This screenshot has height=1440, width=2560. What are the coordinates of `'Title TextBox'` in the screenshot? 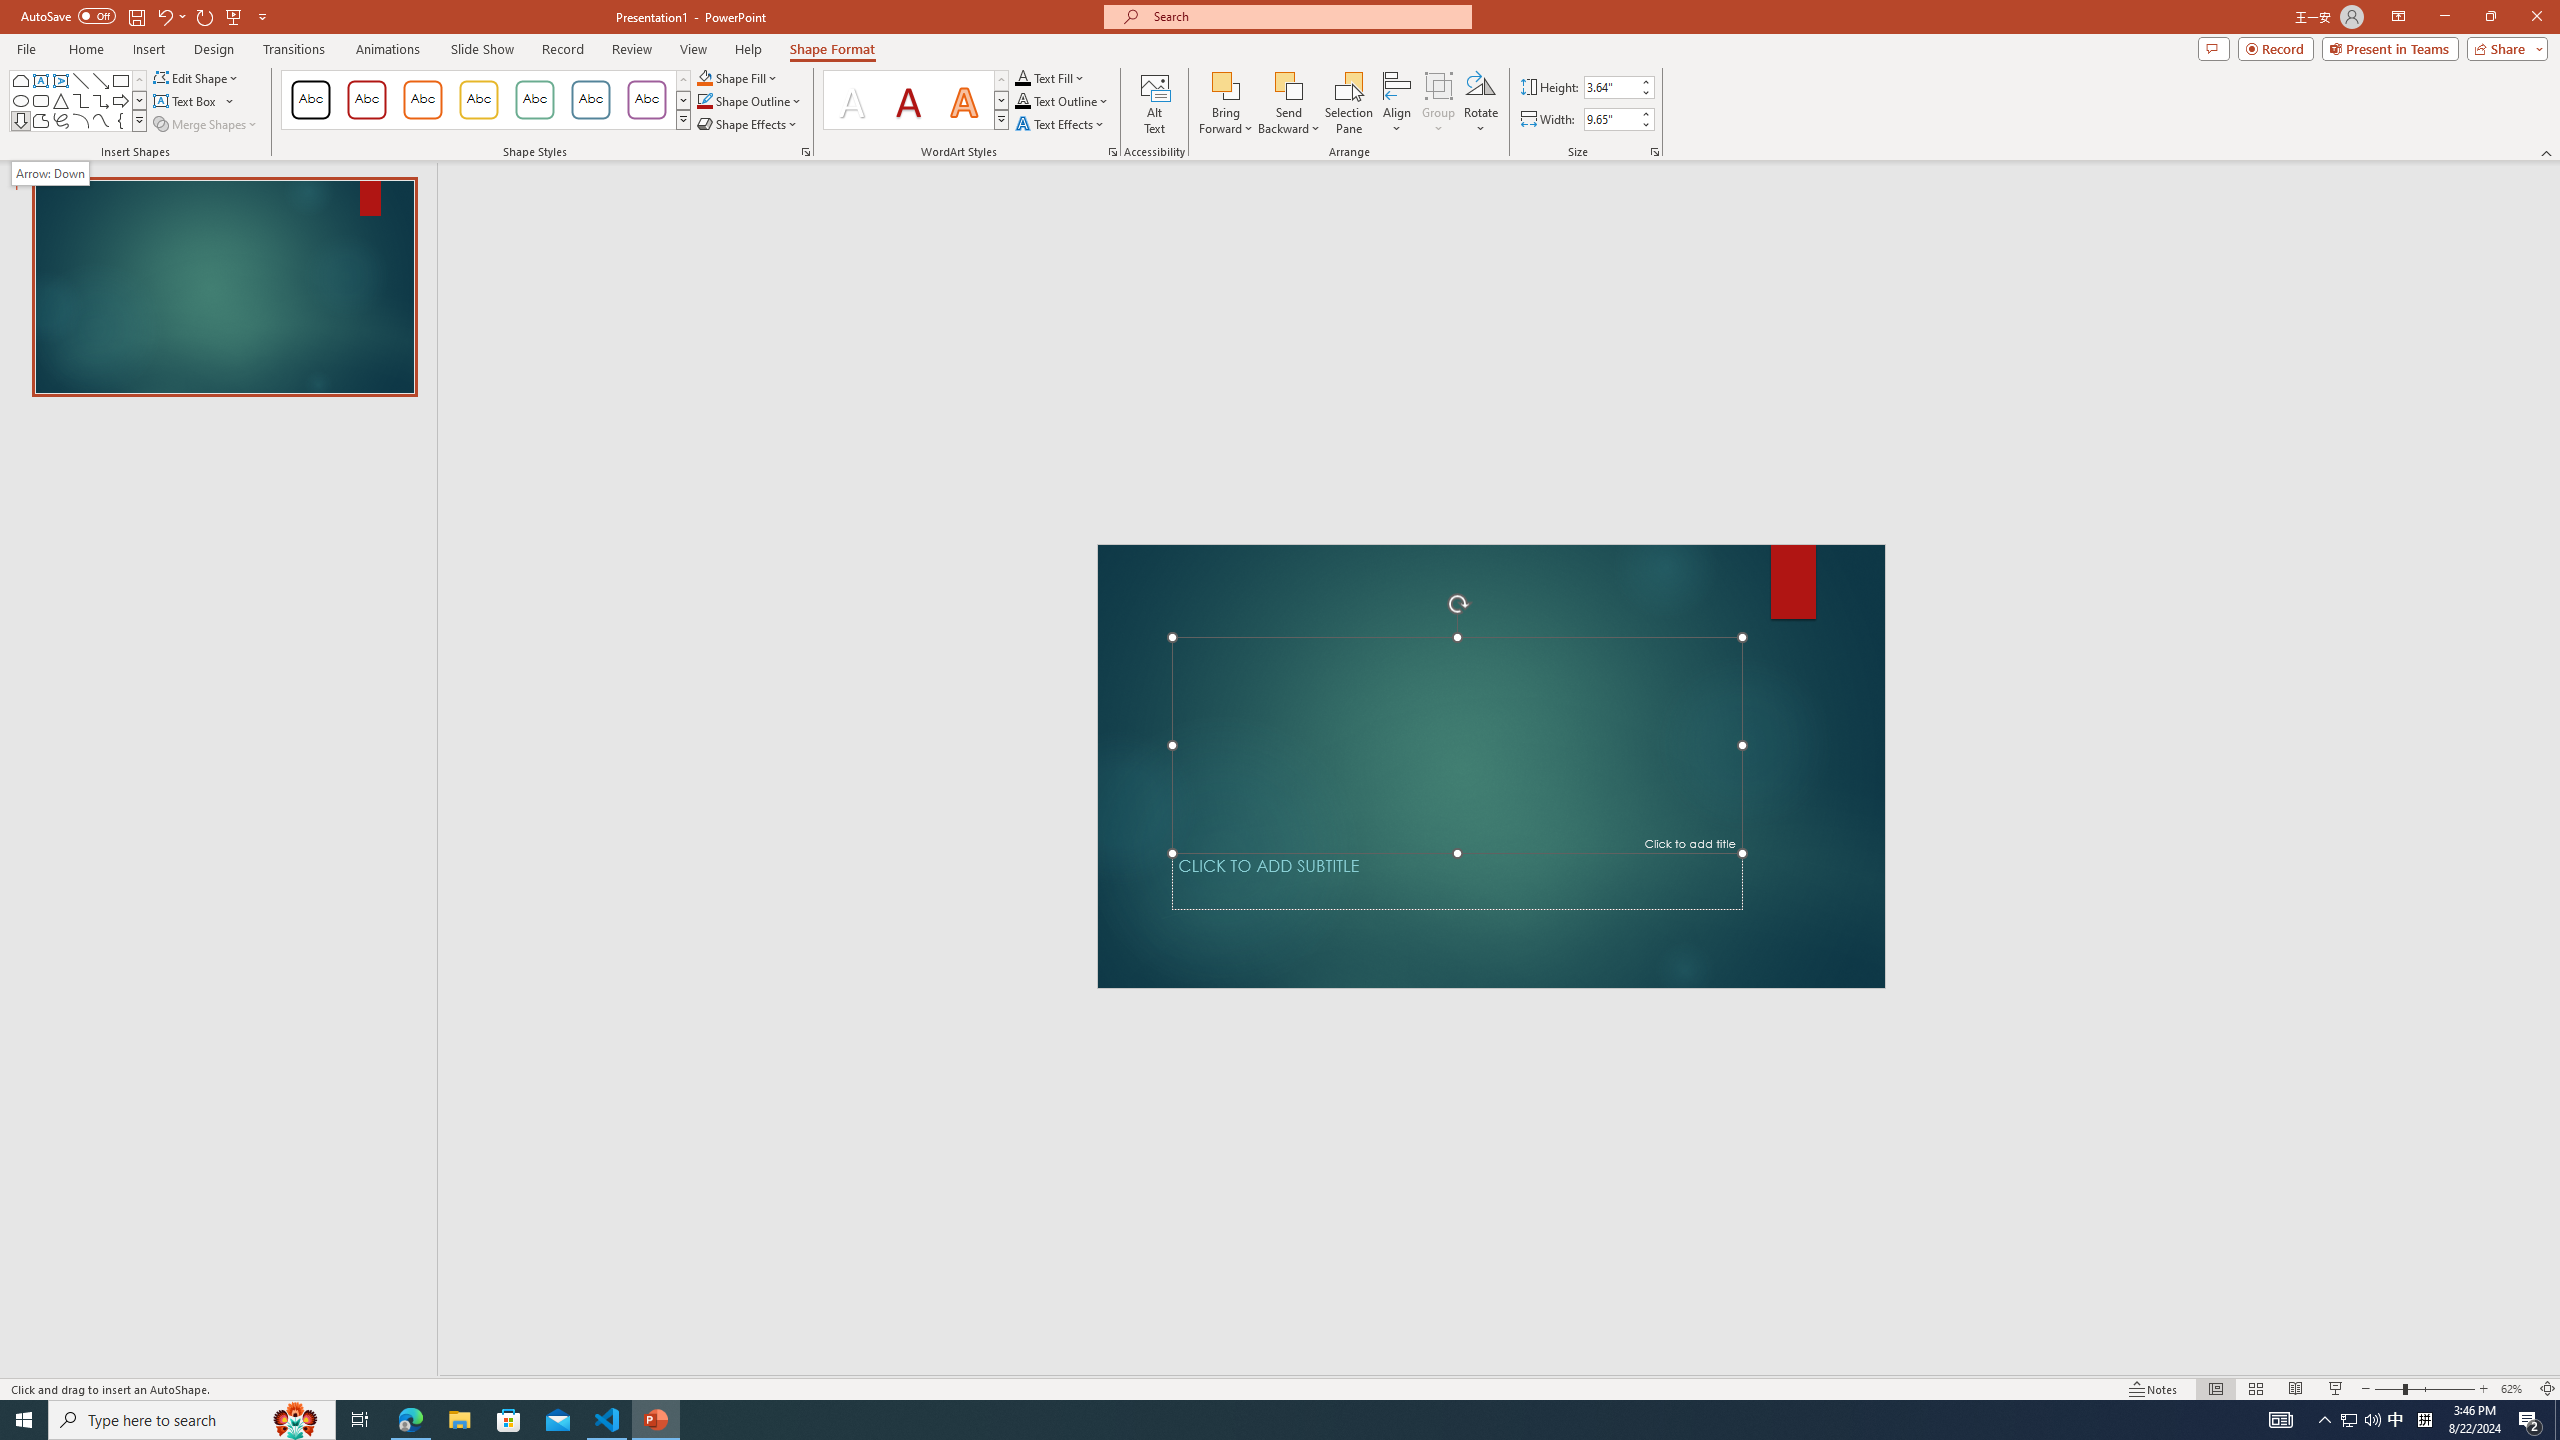 It's located at (1455, 744).